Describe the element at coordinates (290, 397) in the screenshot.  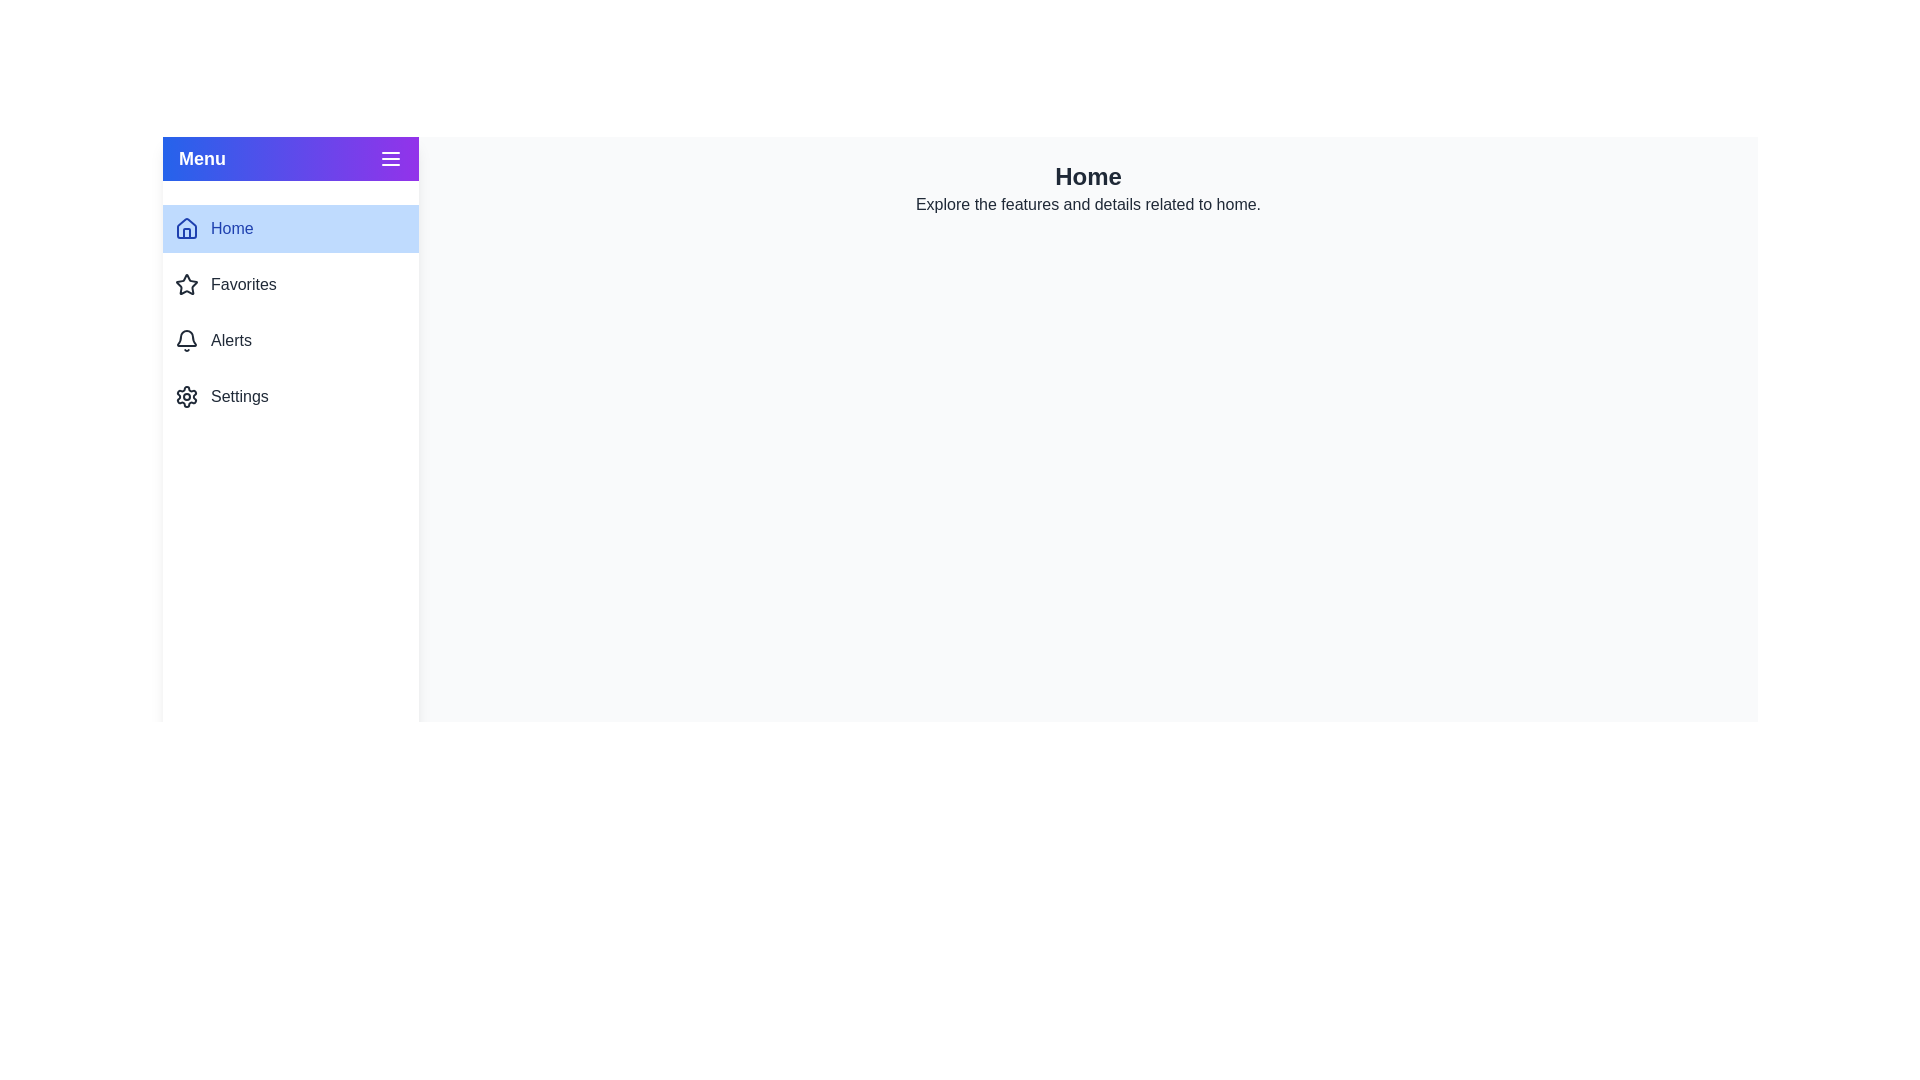
I see `the 'Settings' button in the sidebar navigation` at that location.